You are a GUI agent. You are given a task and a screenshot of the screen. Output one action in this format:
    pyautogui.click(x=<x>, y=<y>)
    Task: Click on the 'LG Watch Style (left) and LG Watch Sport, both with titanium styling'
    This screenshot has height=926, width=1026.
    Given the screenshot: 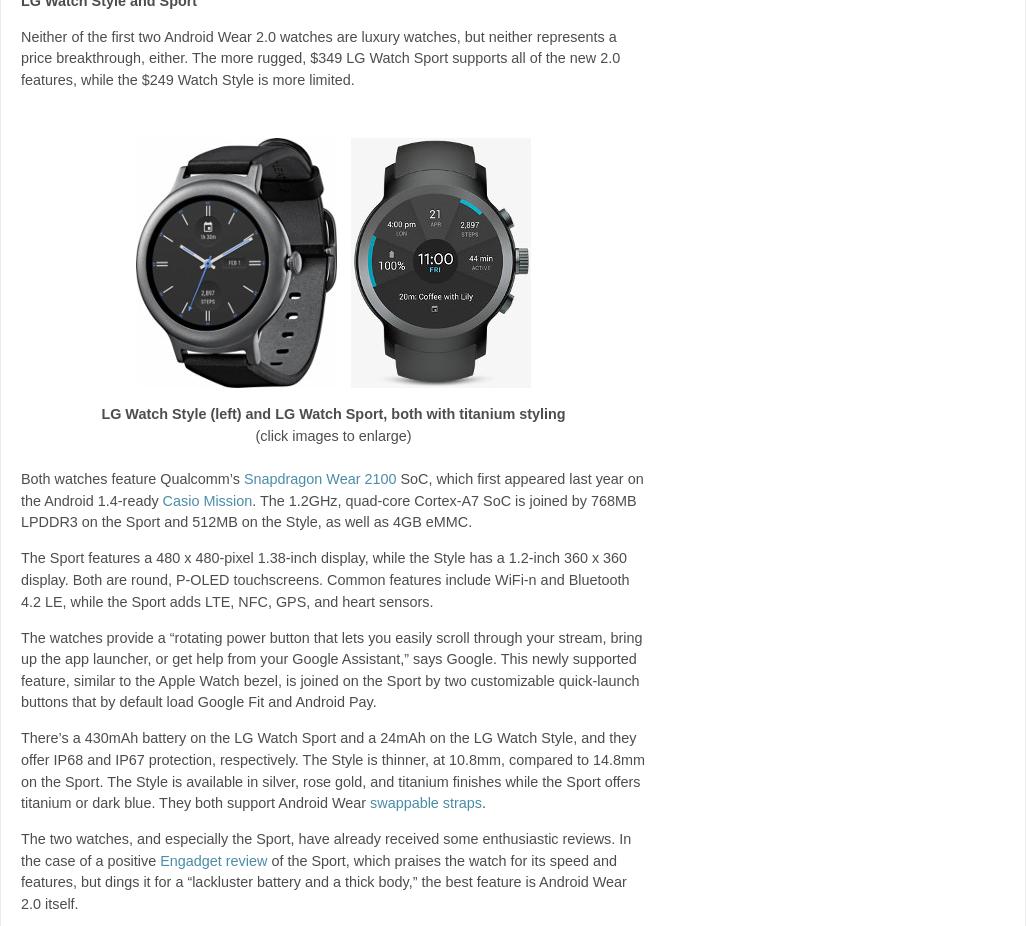 What is the action you would take?
    pyautogui.click(x=333, y=414)
    